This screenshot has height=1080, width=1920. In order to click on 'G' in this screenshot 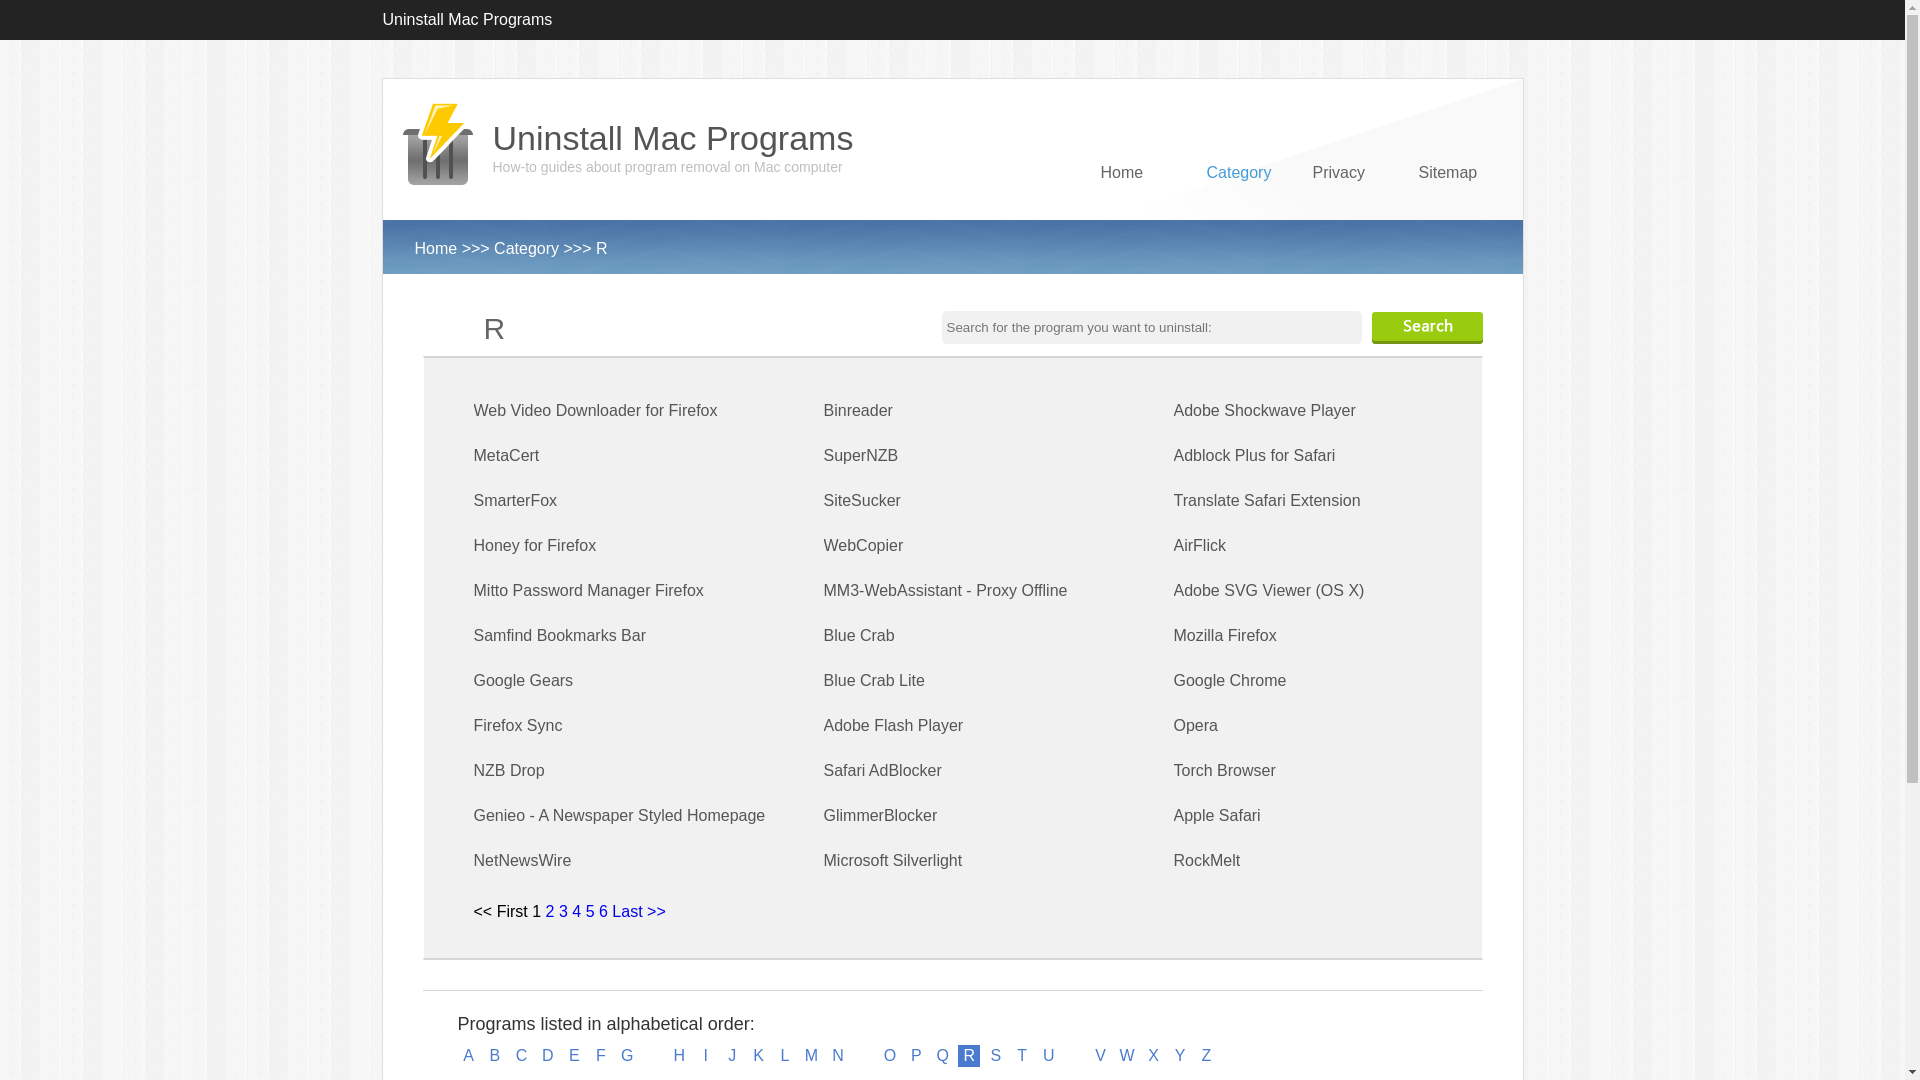, I will do `click(626, 1055)`.